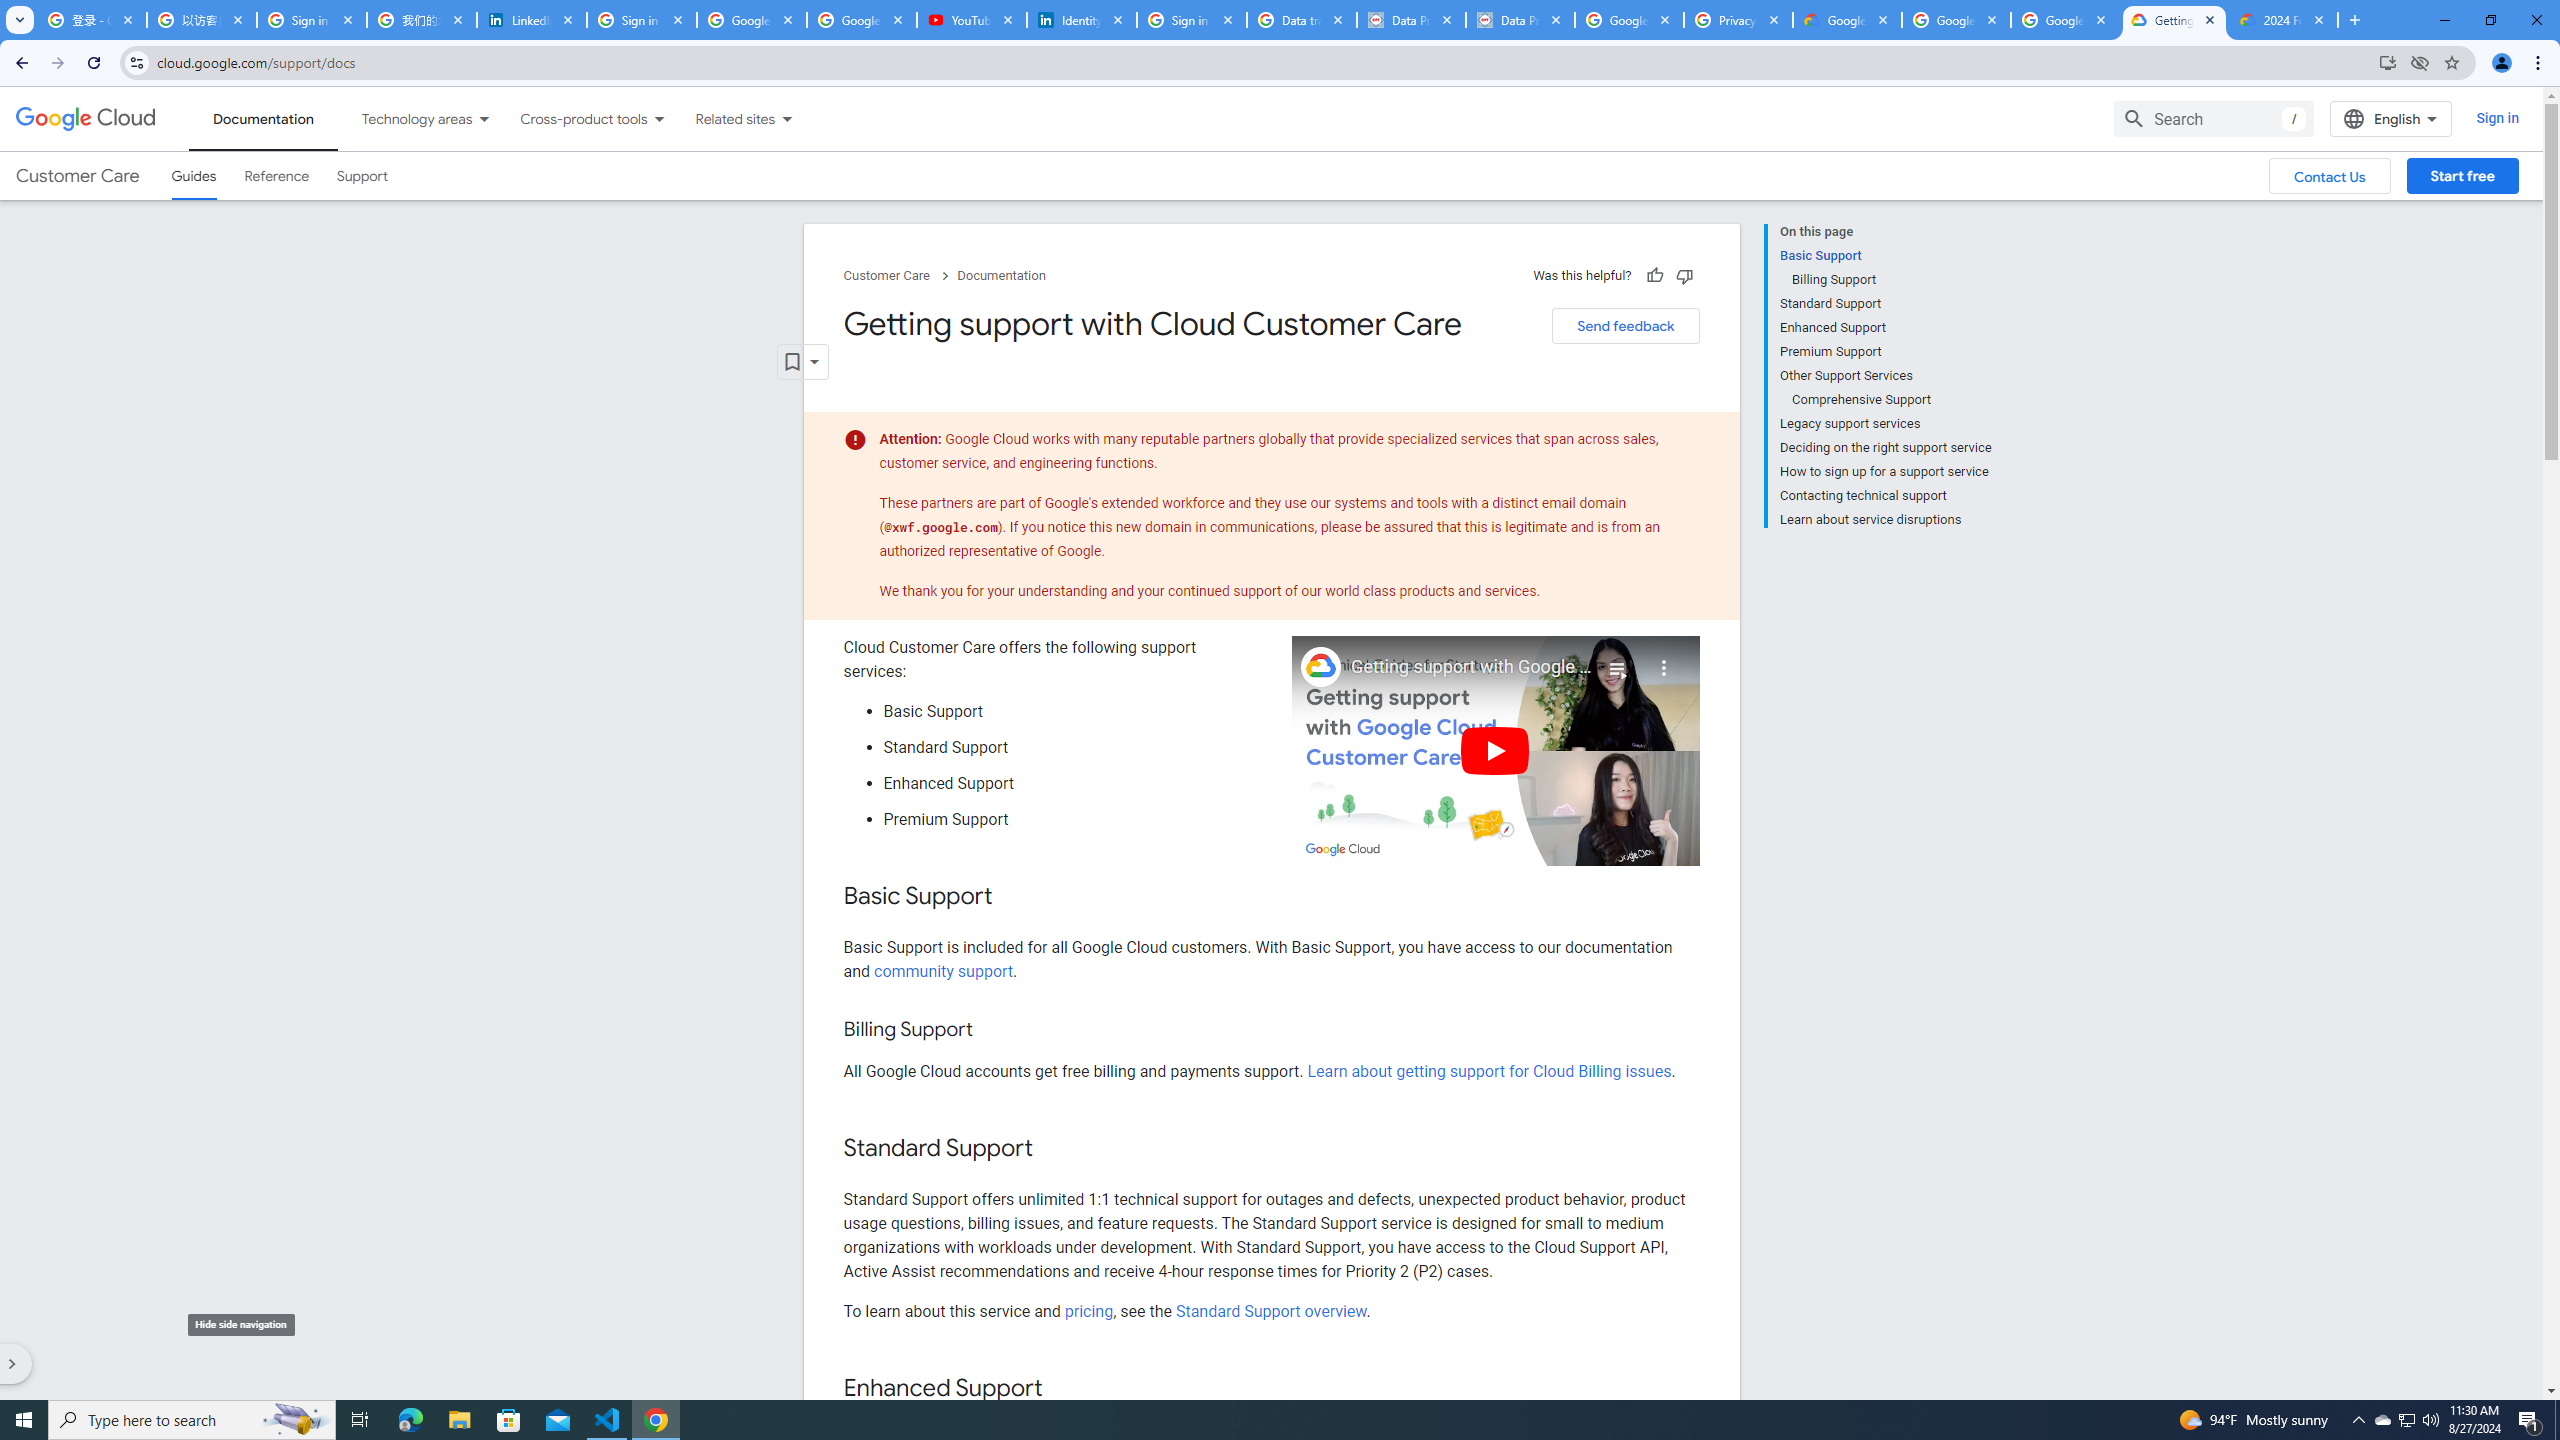  Describe the element at coordinates (2213, 118) in the screenshot. I see `'Search'` at that location.